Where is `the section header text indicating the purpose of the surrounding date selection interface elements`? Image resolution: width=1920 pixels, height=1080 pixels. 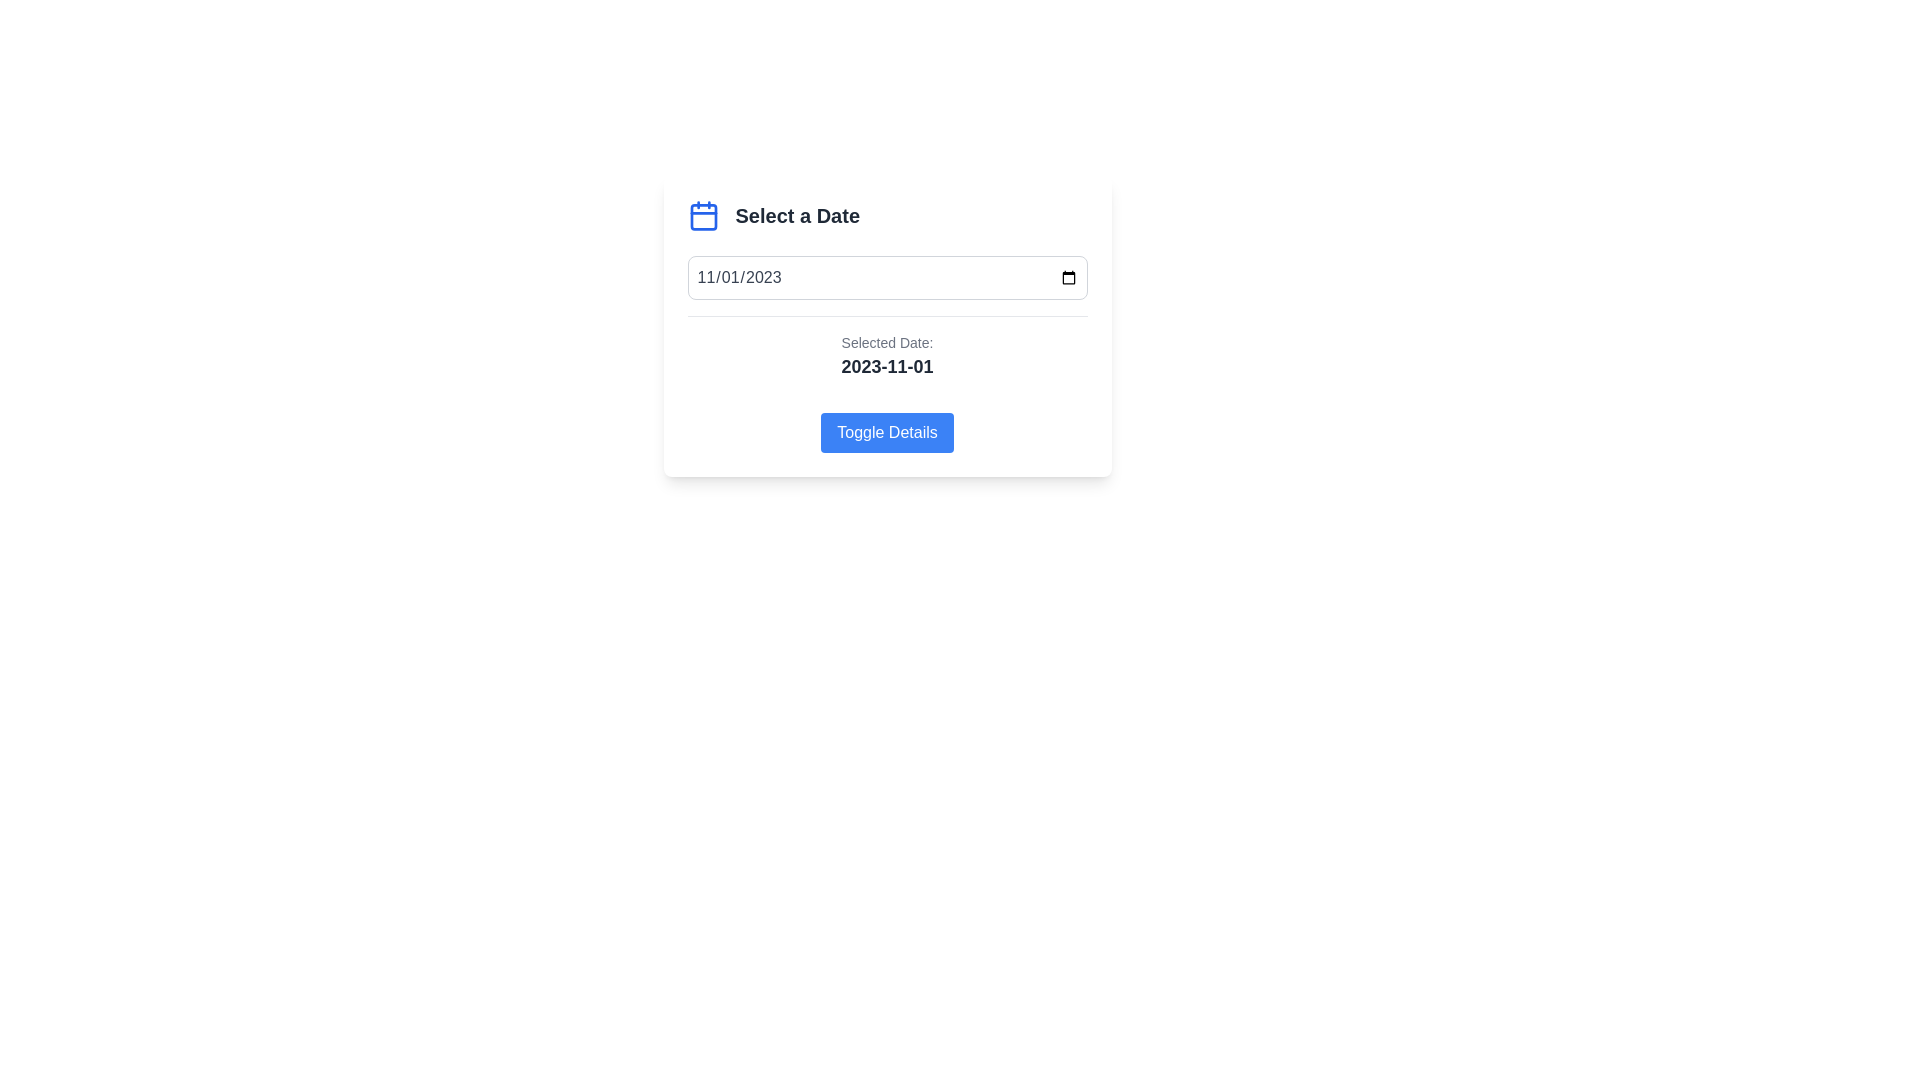 the section header text indicating the purpose of the surrounding date selection interface elements is located at coordinates (796, 216).